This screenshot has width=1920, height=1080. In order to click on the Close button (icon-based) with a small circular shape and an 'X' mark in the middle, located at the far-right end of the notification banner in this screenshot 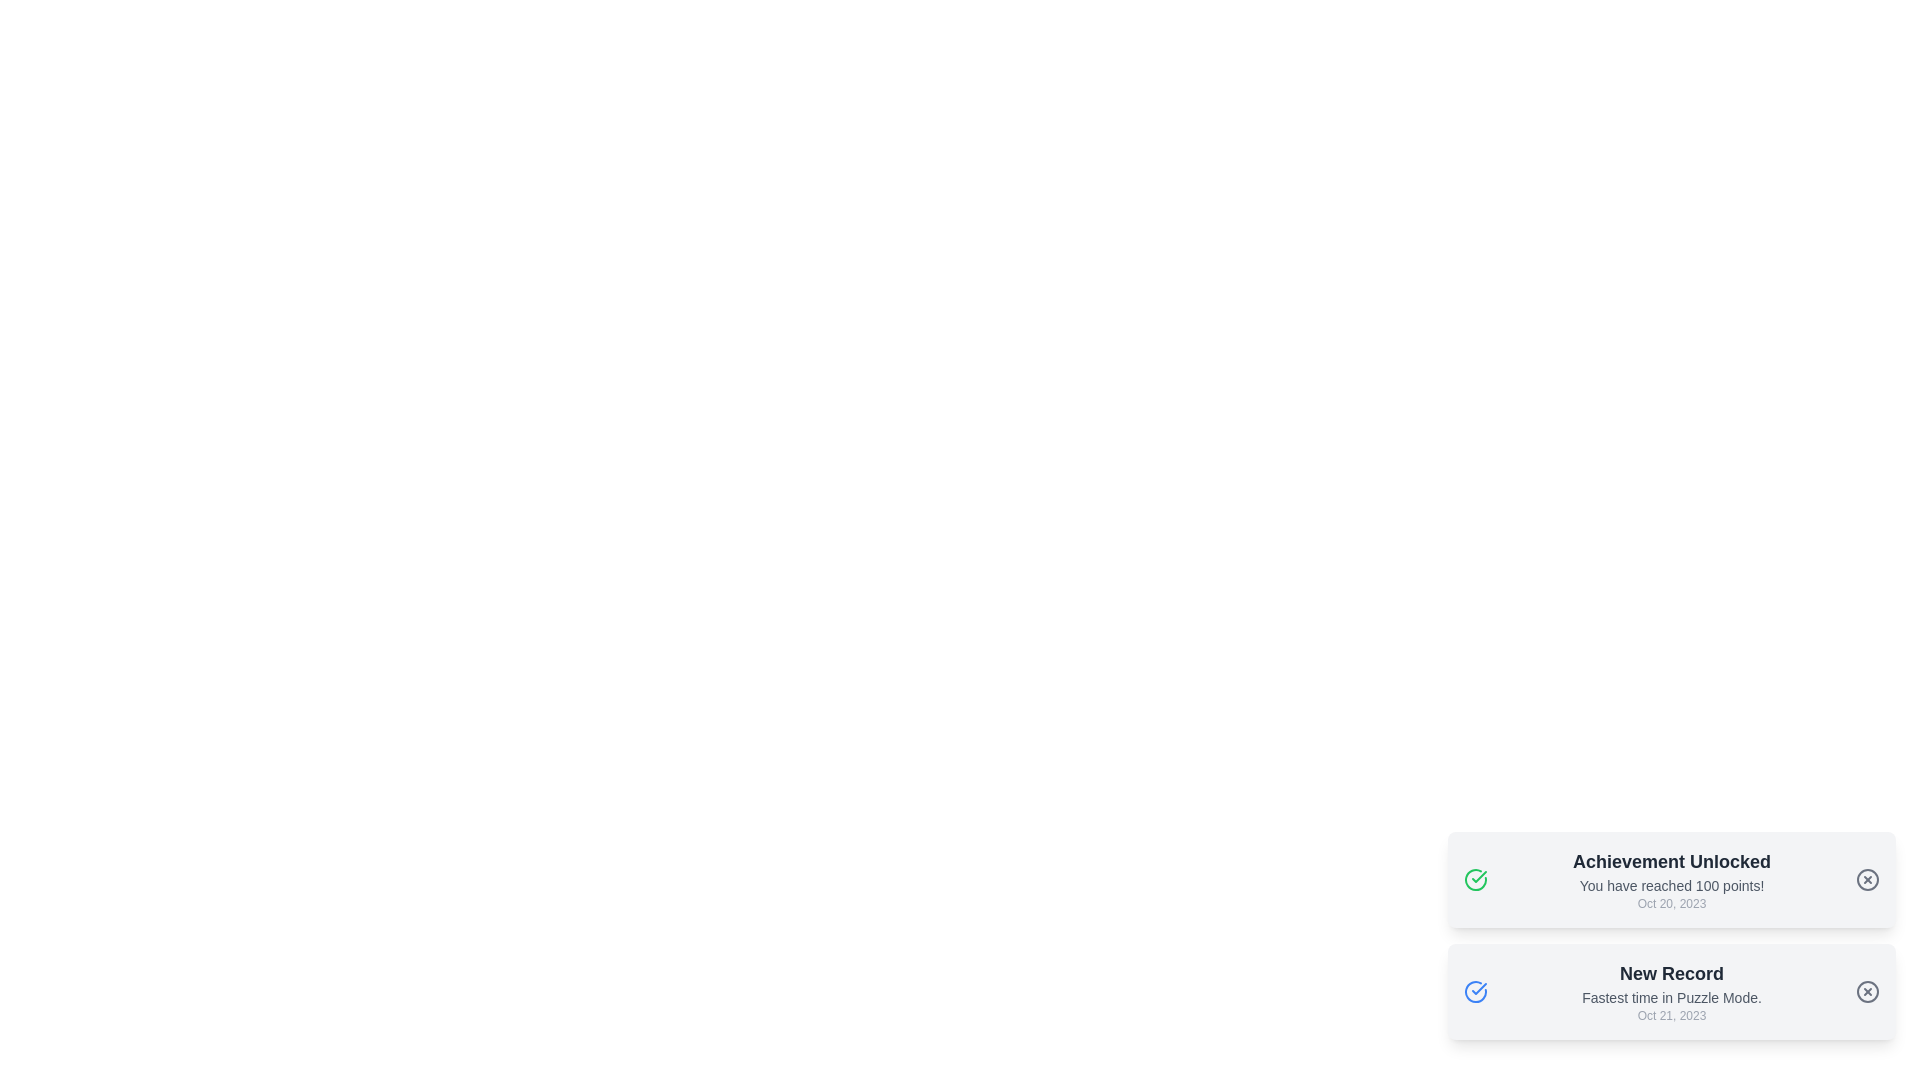, I will do `click(1866, 878)`.